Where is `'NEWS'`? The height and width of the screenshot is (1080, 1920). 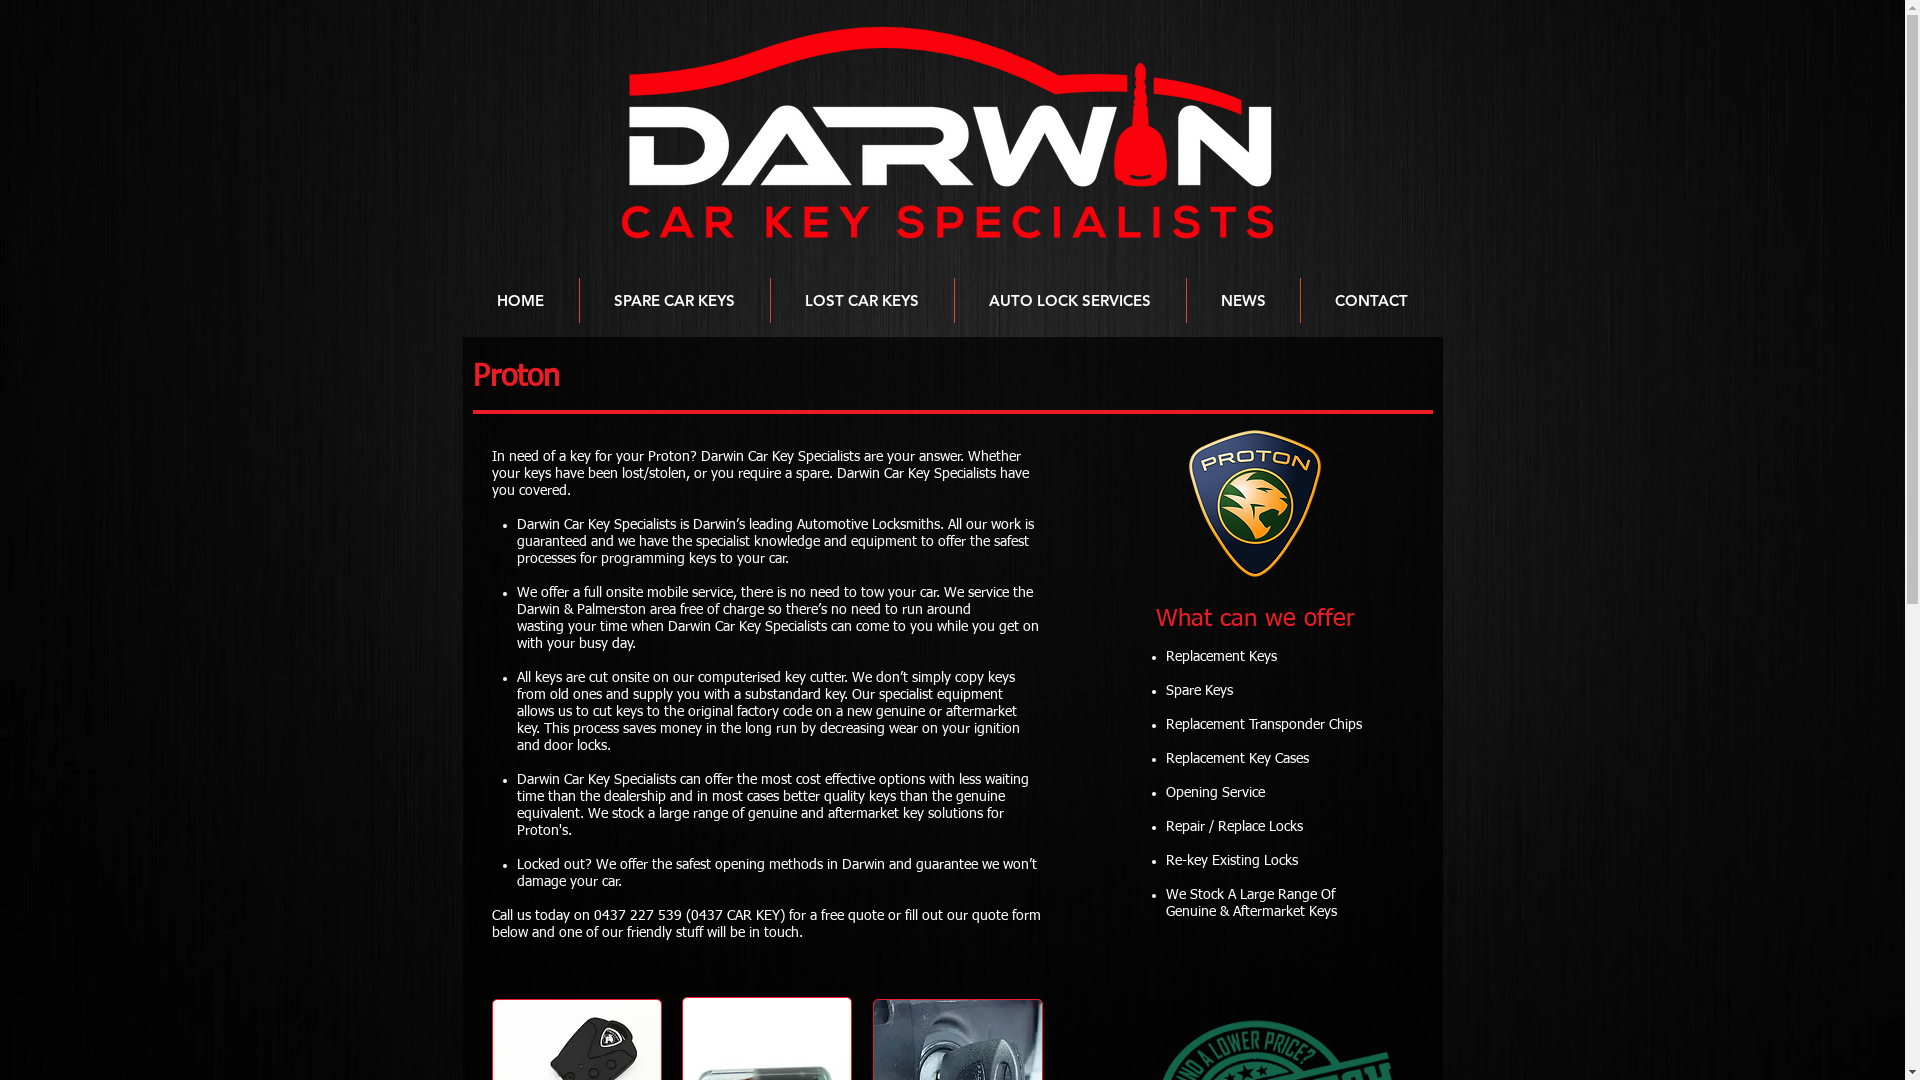
'NEWS' is located at coordinates (1241, 300).